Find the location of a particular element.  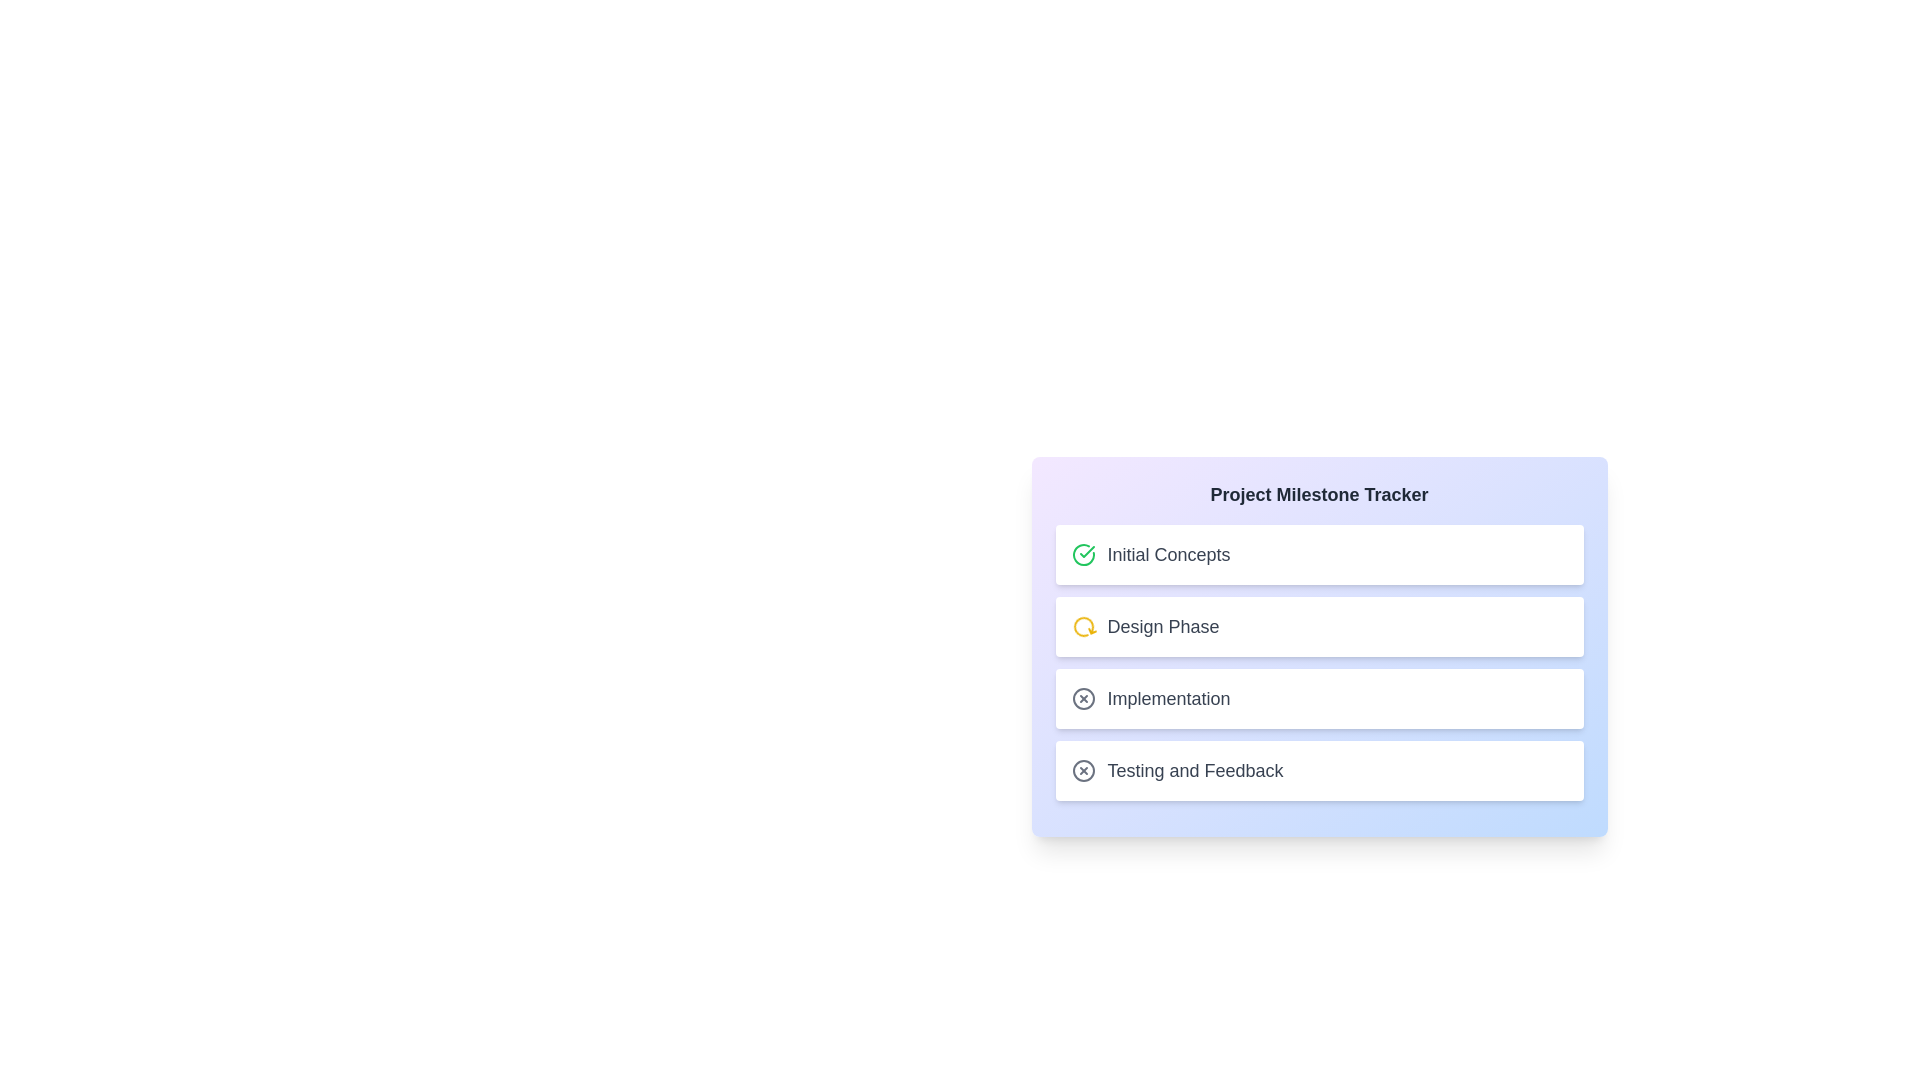

the List item representing the 'Design Phase' in the project tracker, located on the second row between 'Initial Concepts' and 'Implementation' is located at coordinates (1319, 626).